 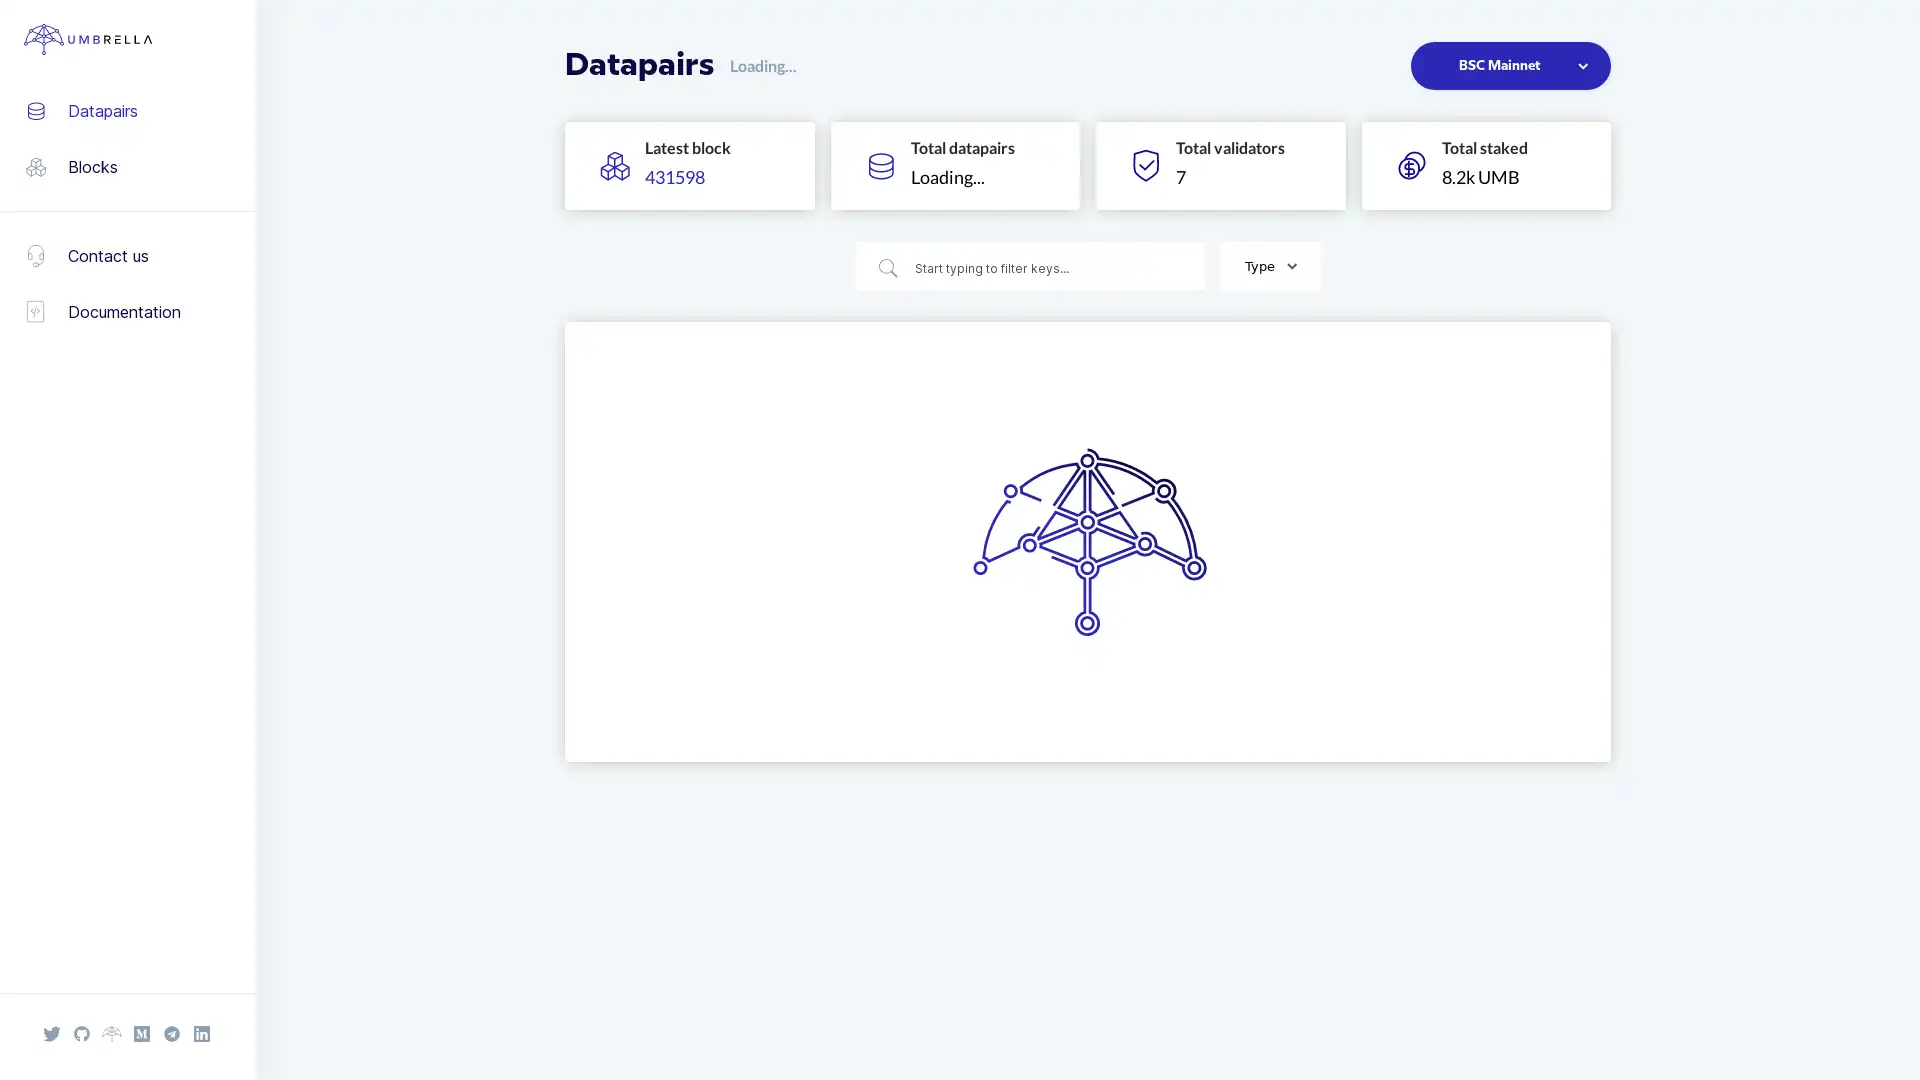 I want to click on BSC Mainnet, so click(x=1511, y=64).